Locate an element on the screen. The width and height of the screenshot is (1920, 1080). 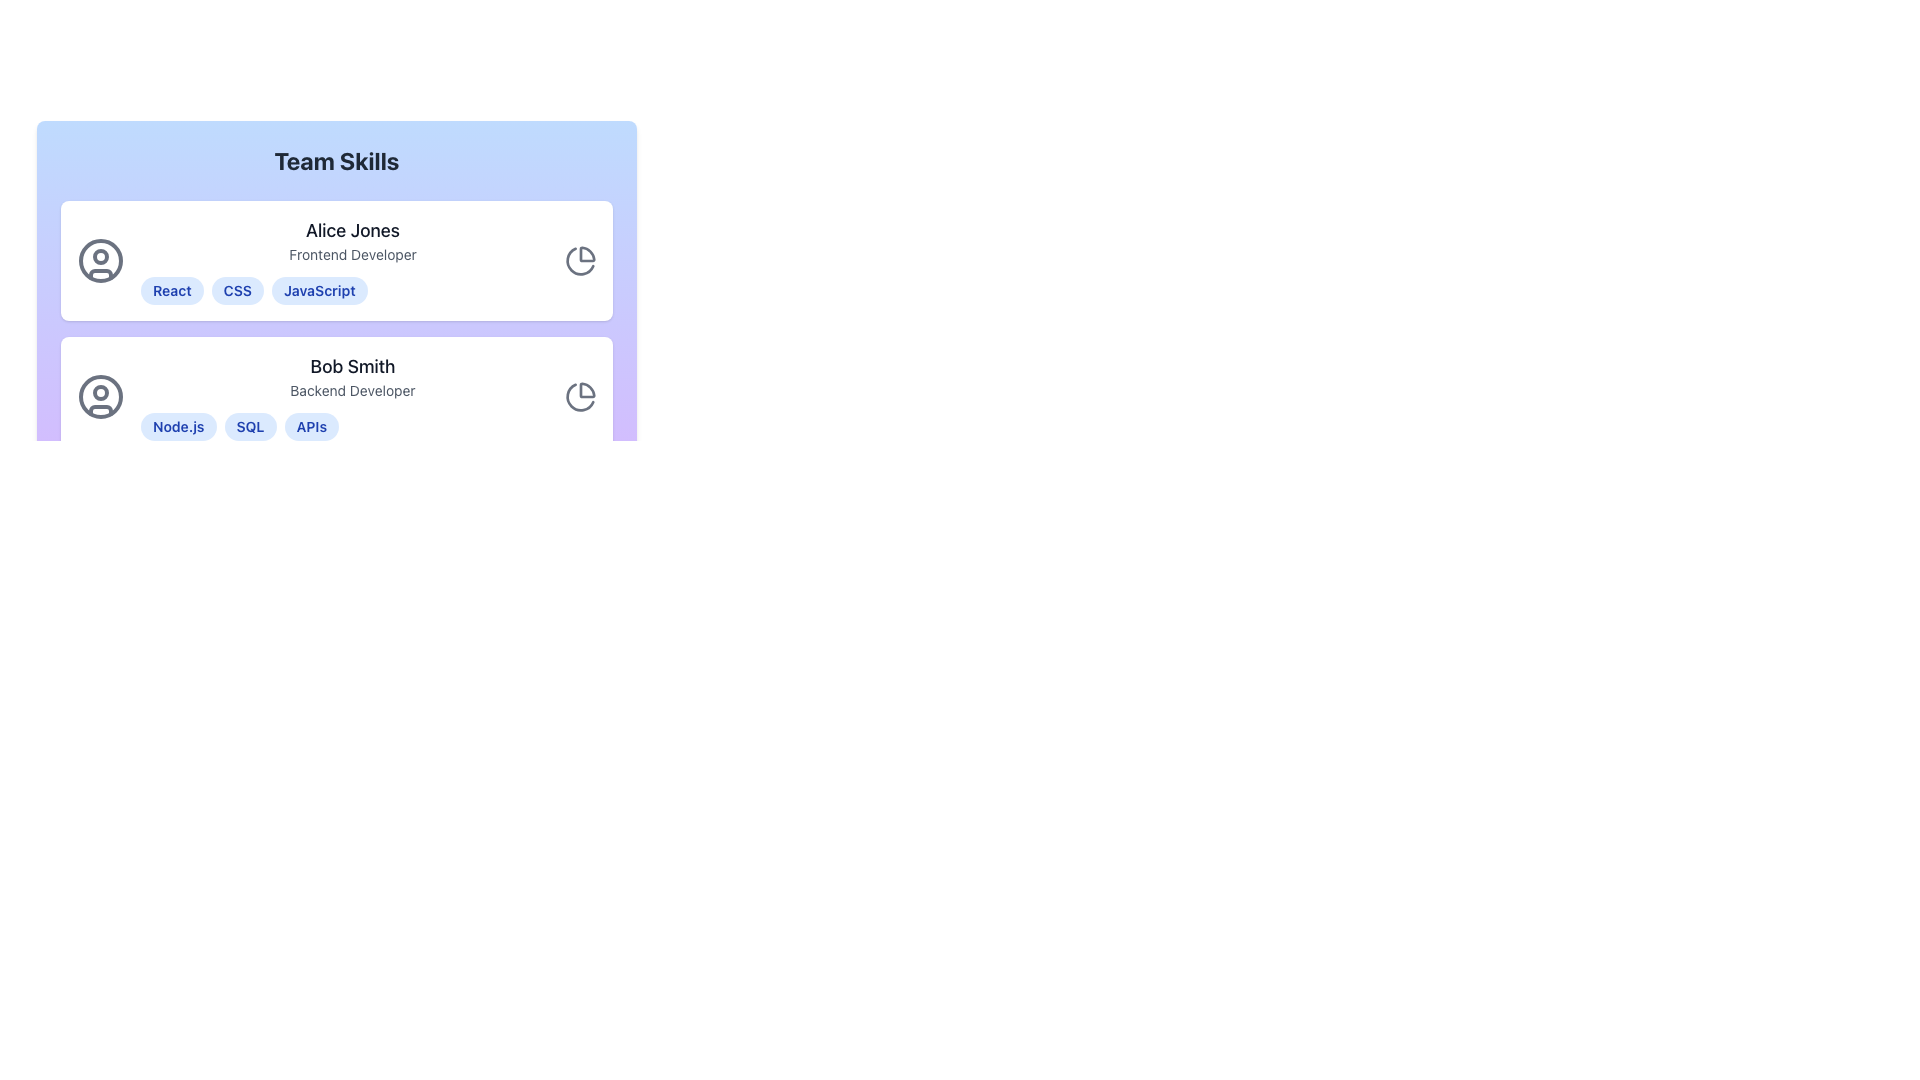
the oval-shaped badge with a light blue background containing the text 'CSS' in bold dark blue font, which is the second badge in a horizontal list next to the 'Alice Jones' profile section is located at coordinates (237, 290).